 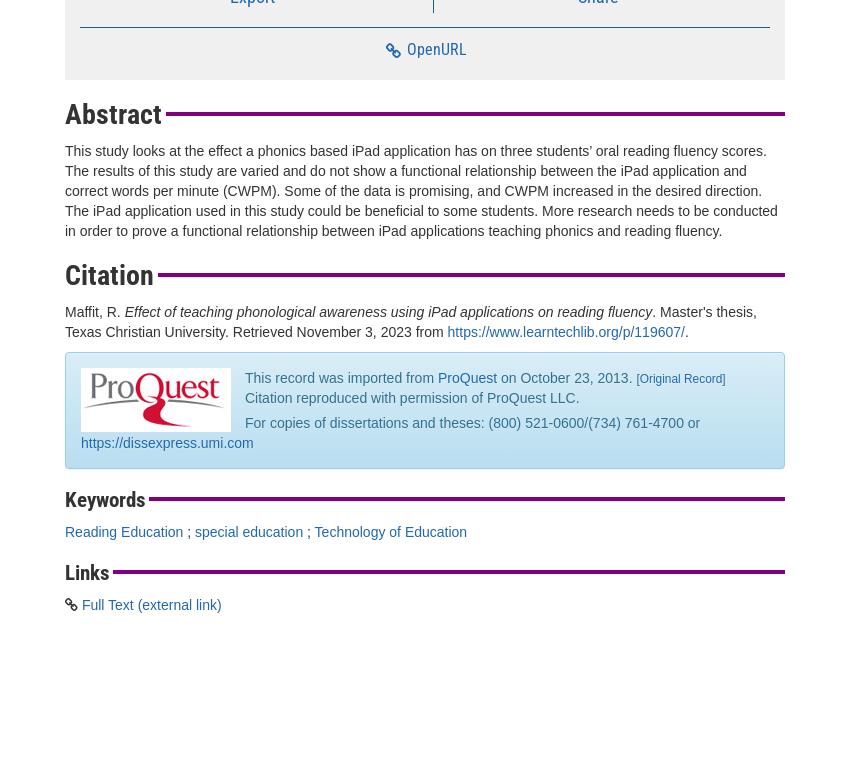 I want to click on 'Original Record', so click(x=680, y=376).